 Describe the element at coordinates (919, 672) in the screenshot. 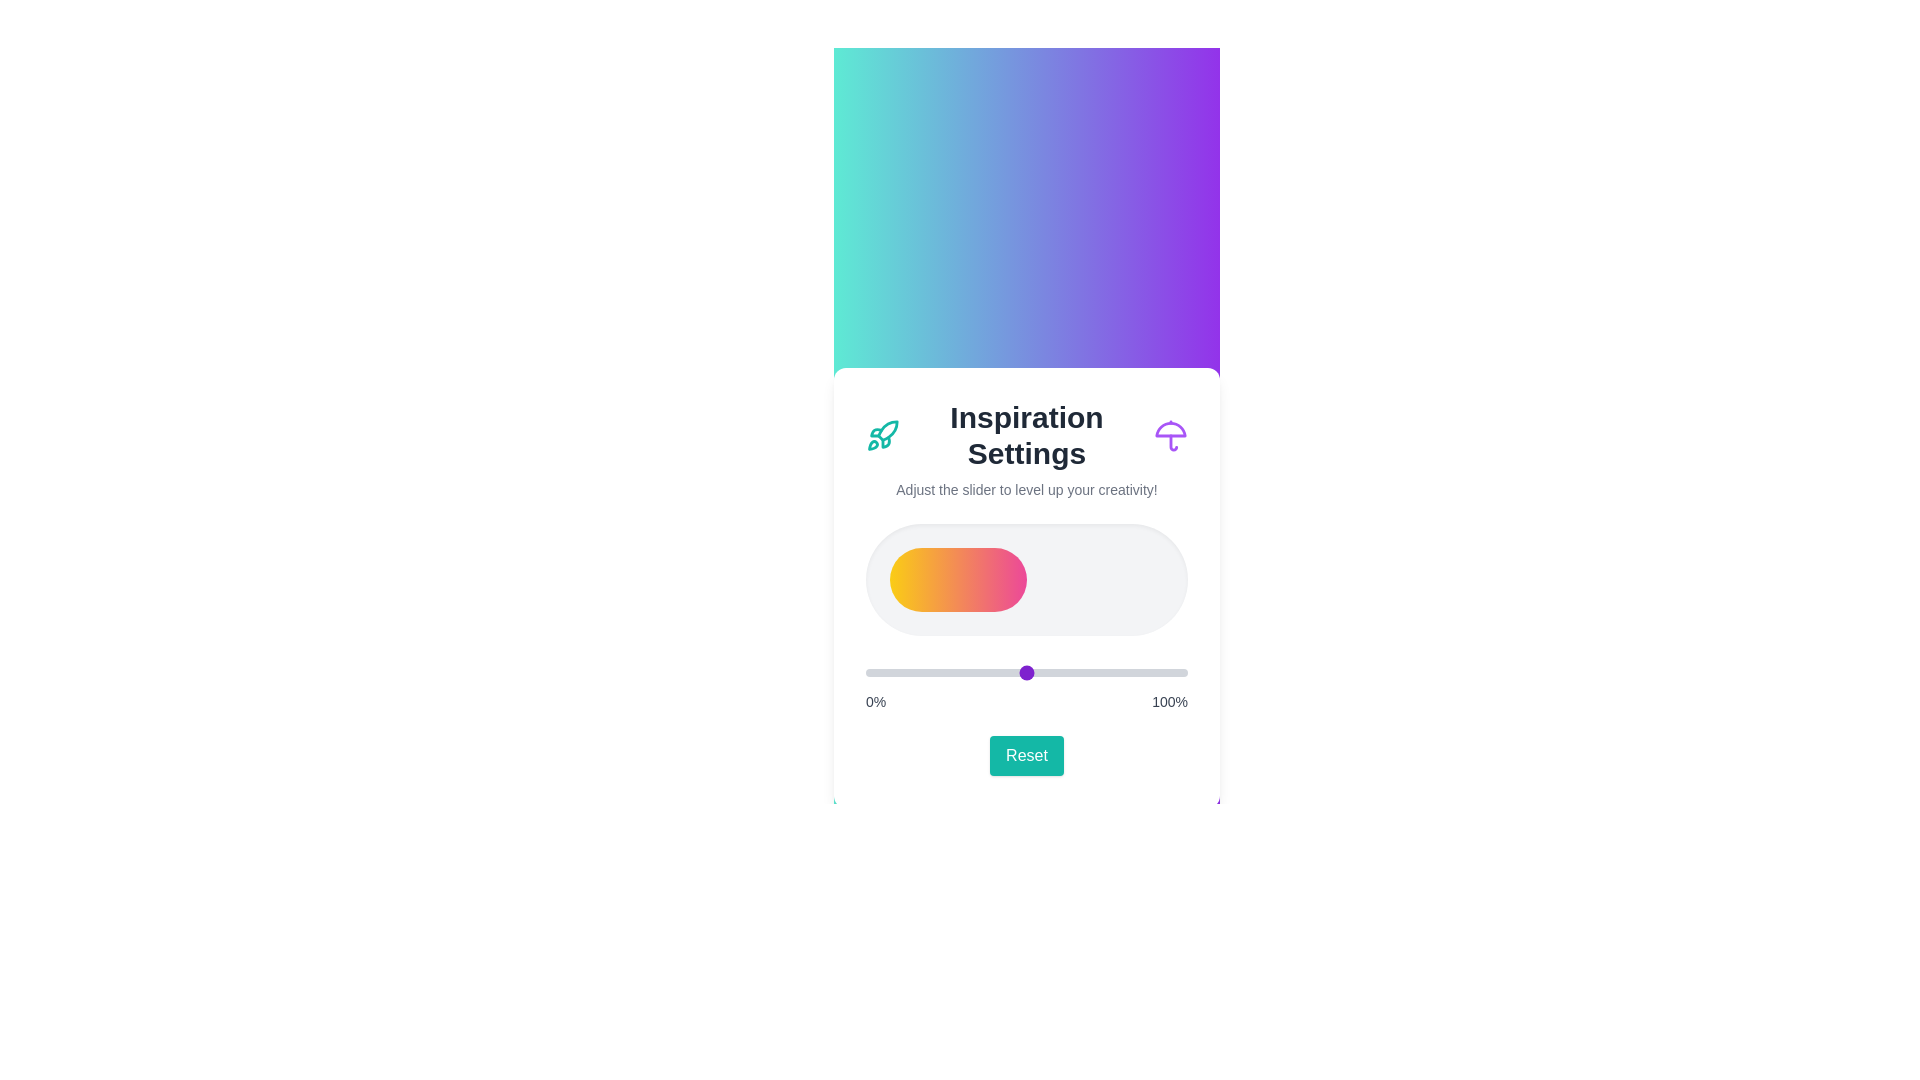

I see `the slider to 17%` at that location.